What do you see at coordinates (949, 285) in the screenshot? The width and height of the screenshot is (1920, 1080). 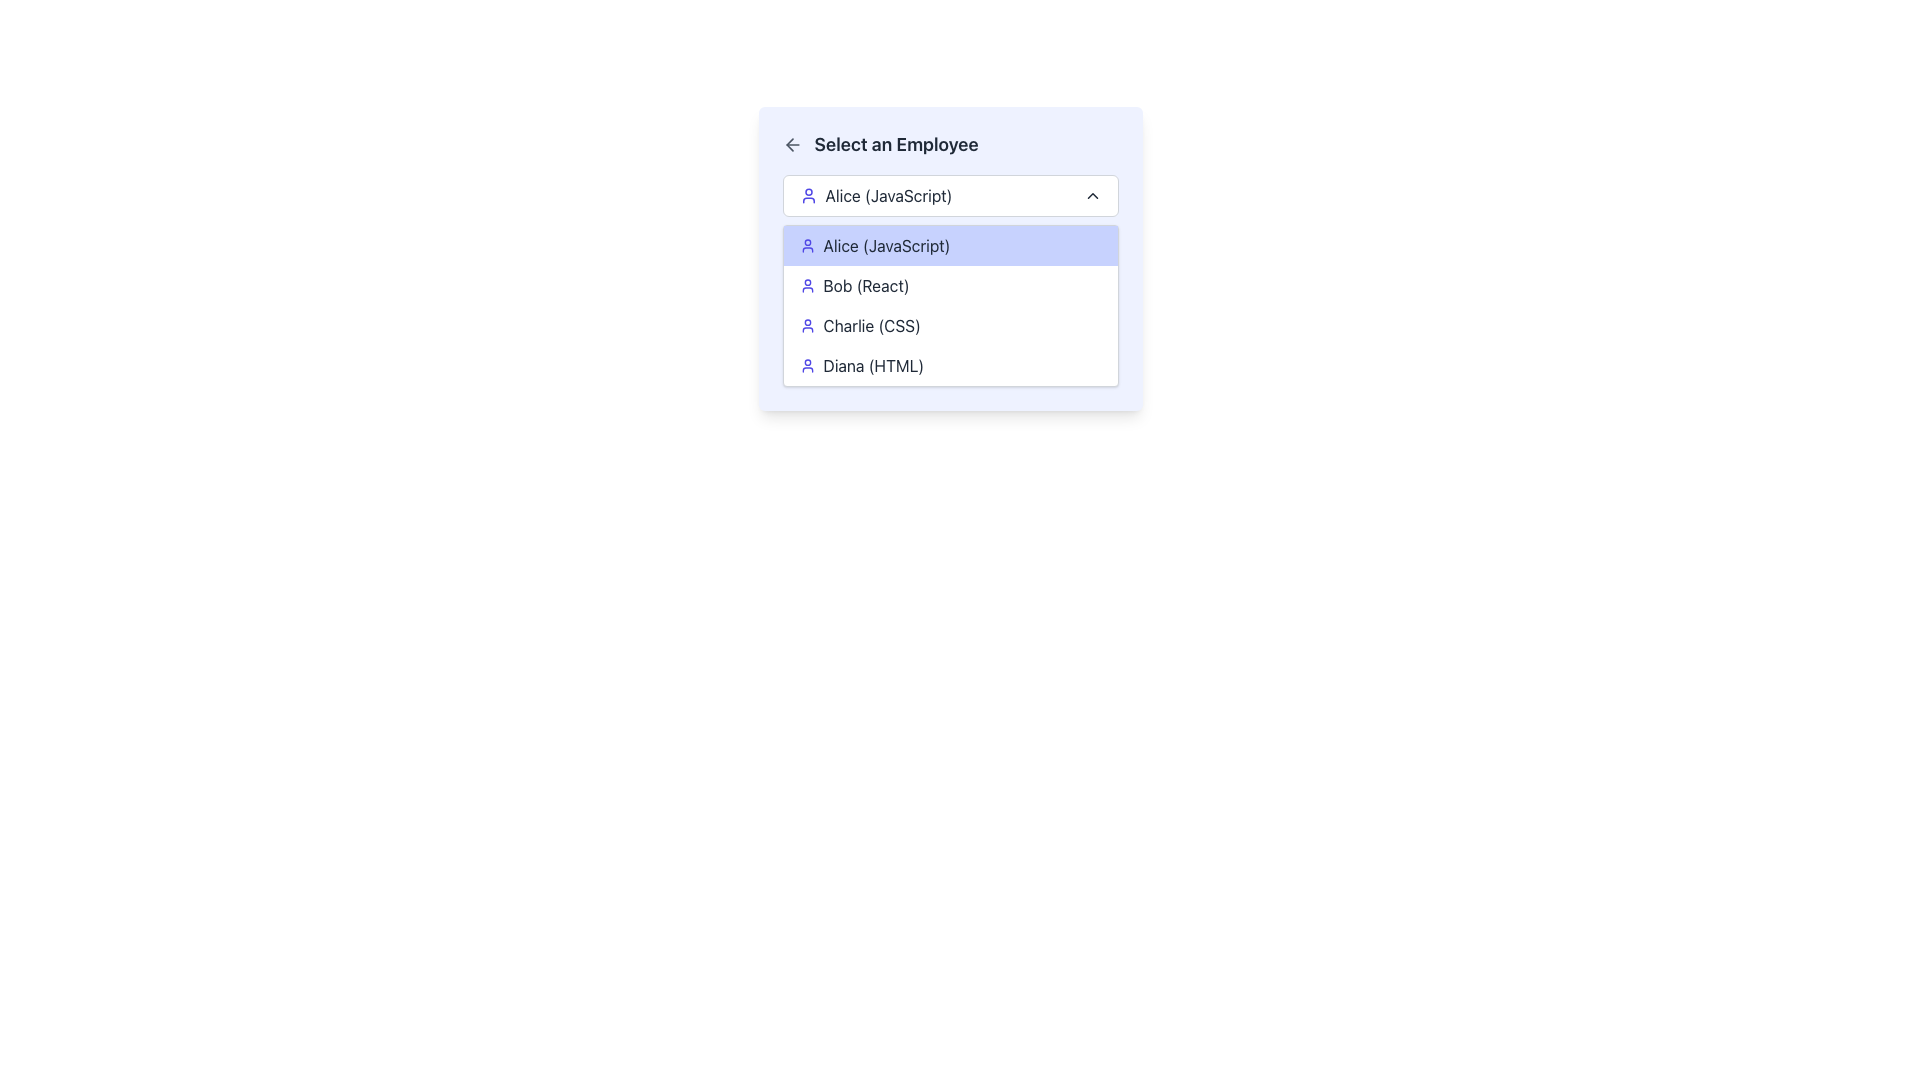 I see `the list item option 'Bob (React)' within the dropdown menu 'Select an Employee'` at bounding box center [949, 285].